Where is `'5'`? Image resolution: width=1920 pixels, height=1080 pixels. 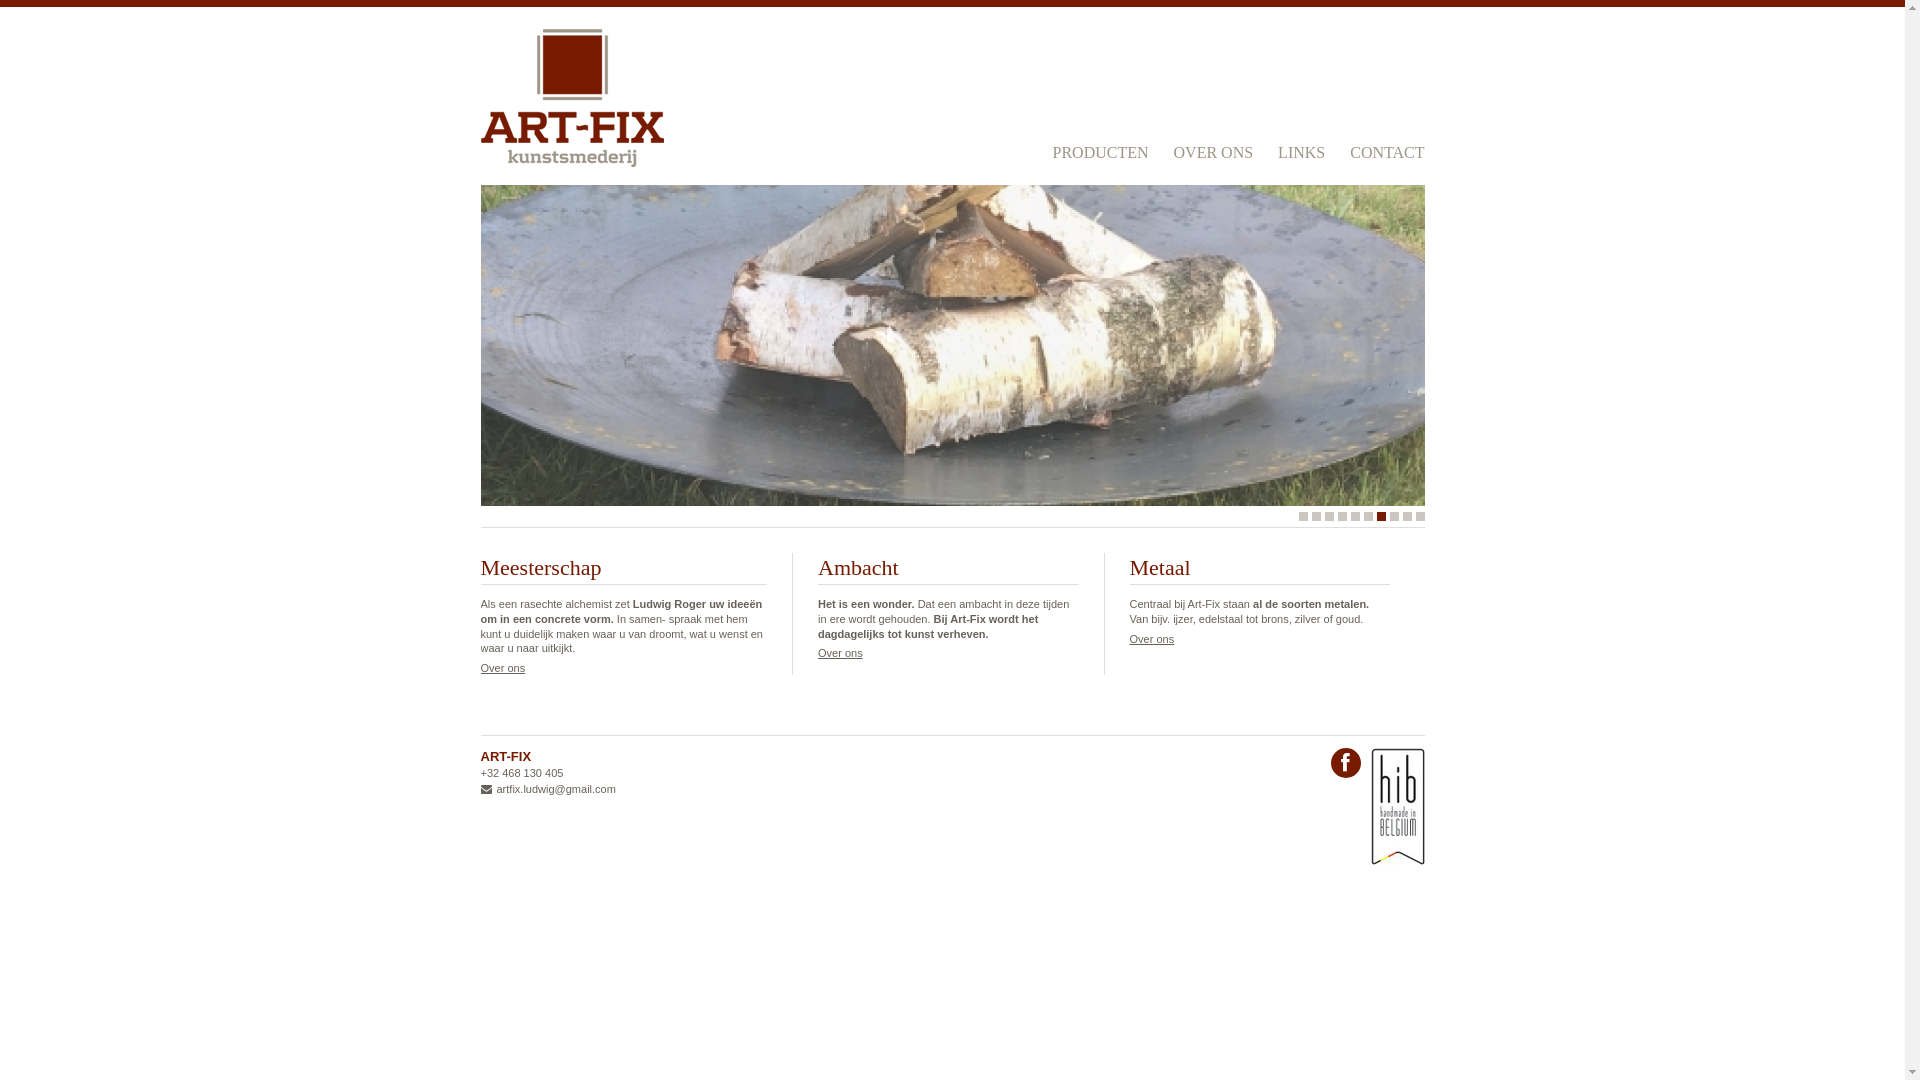
'5' is located at coordinates (1354, 515).